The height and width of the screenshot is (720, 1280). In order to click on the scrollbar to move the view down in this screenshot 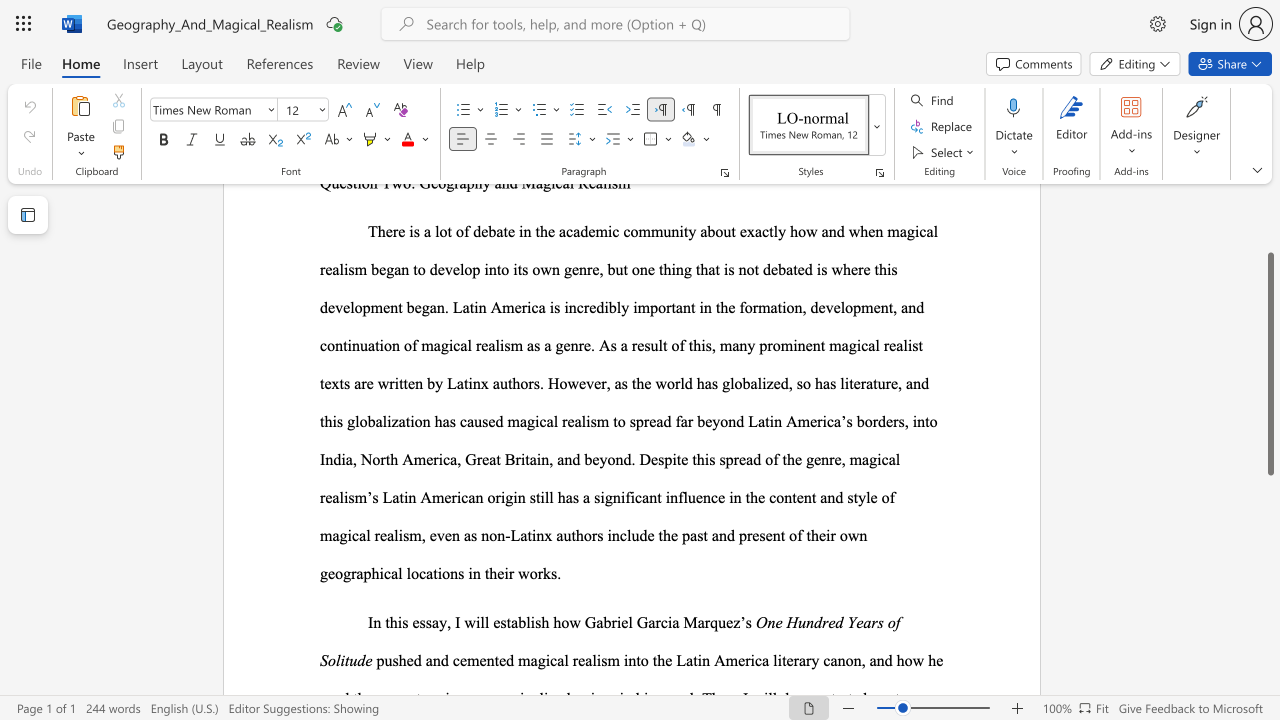, I will do `click(1269, 580)`.